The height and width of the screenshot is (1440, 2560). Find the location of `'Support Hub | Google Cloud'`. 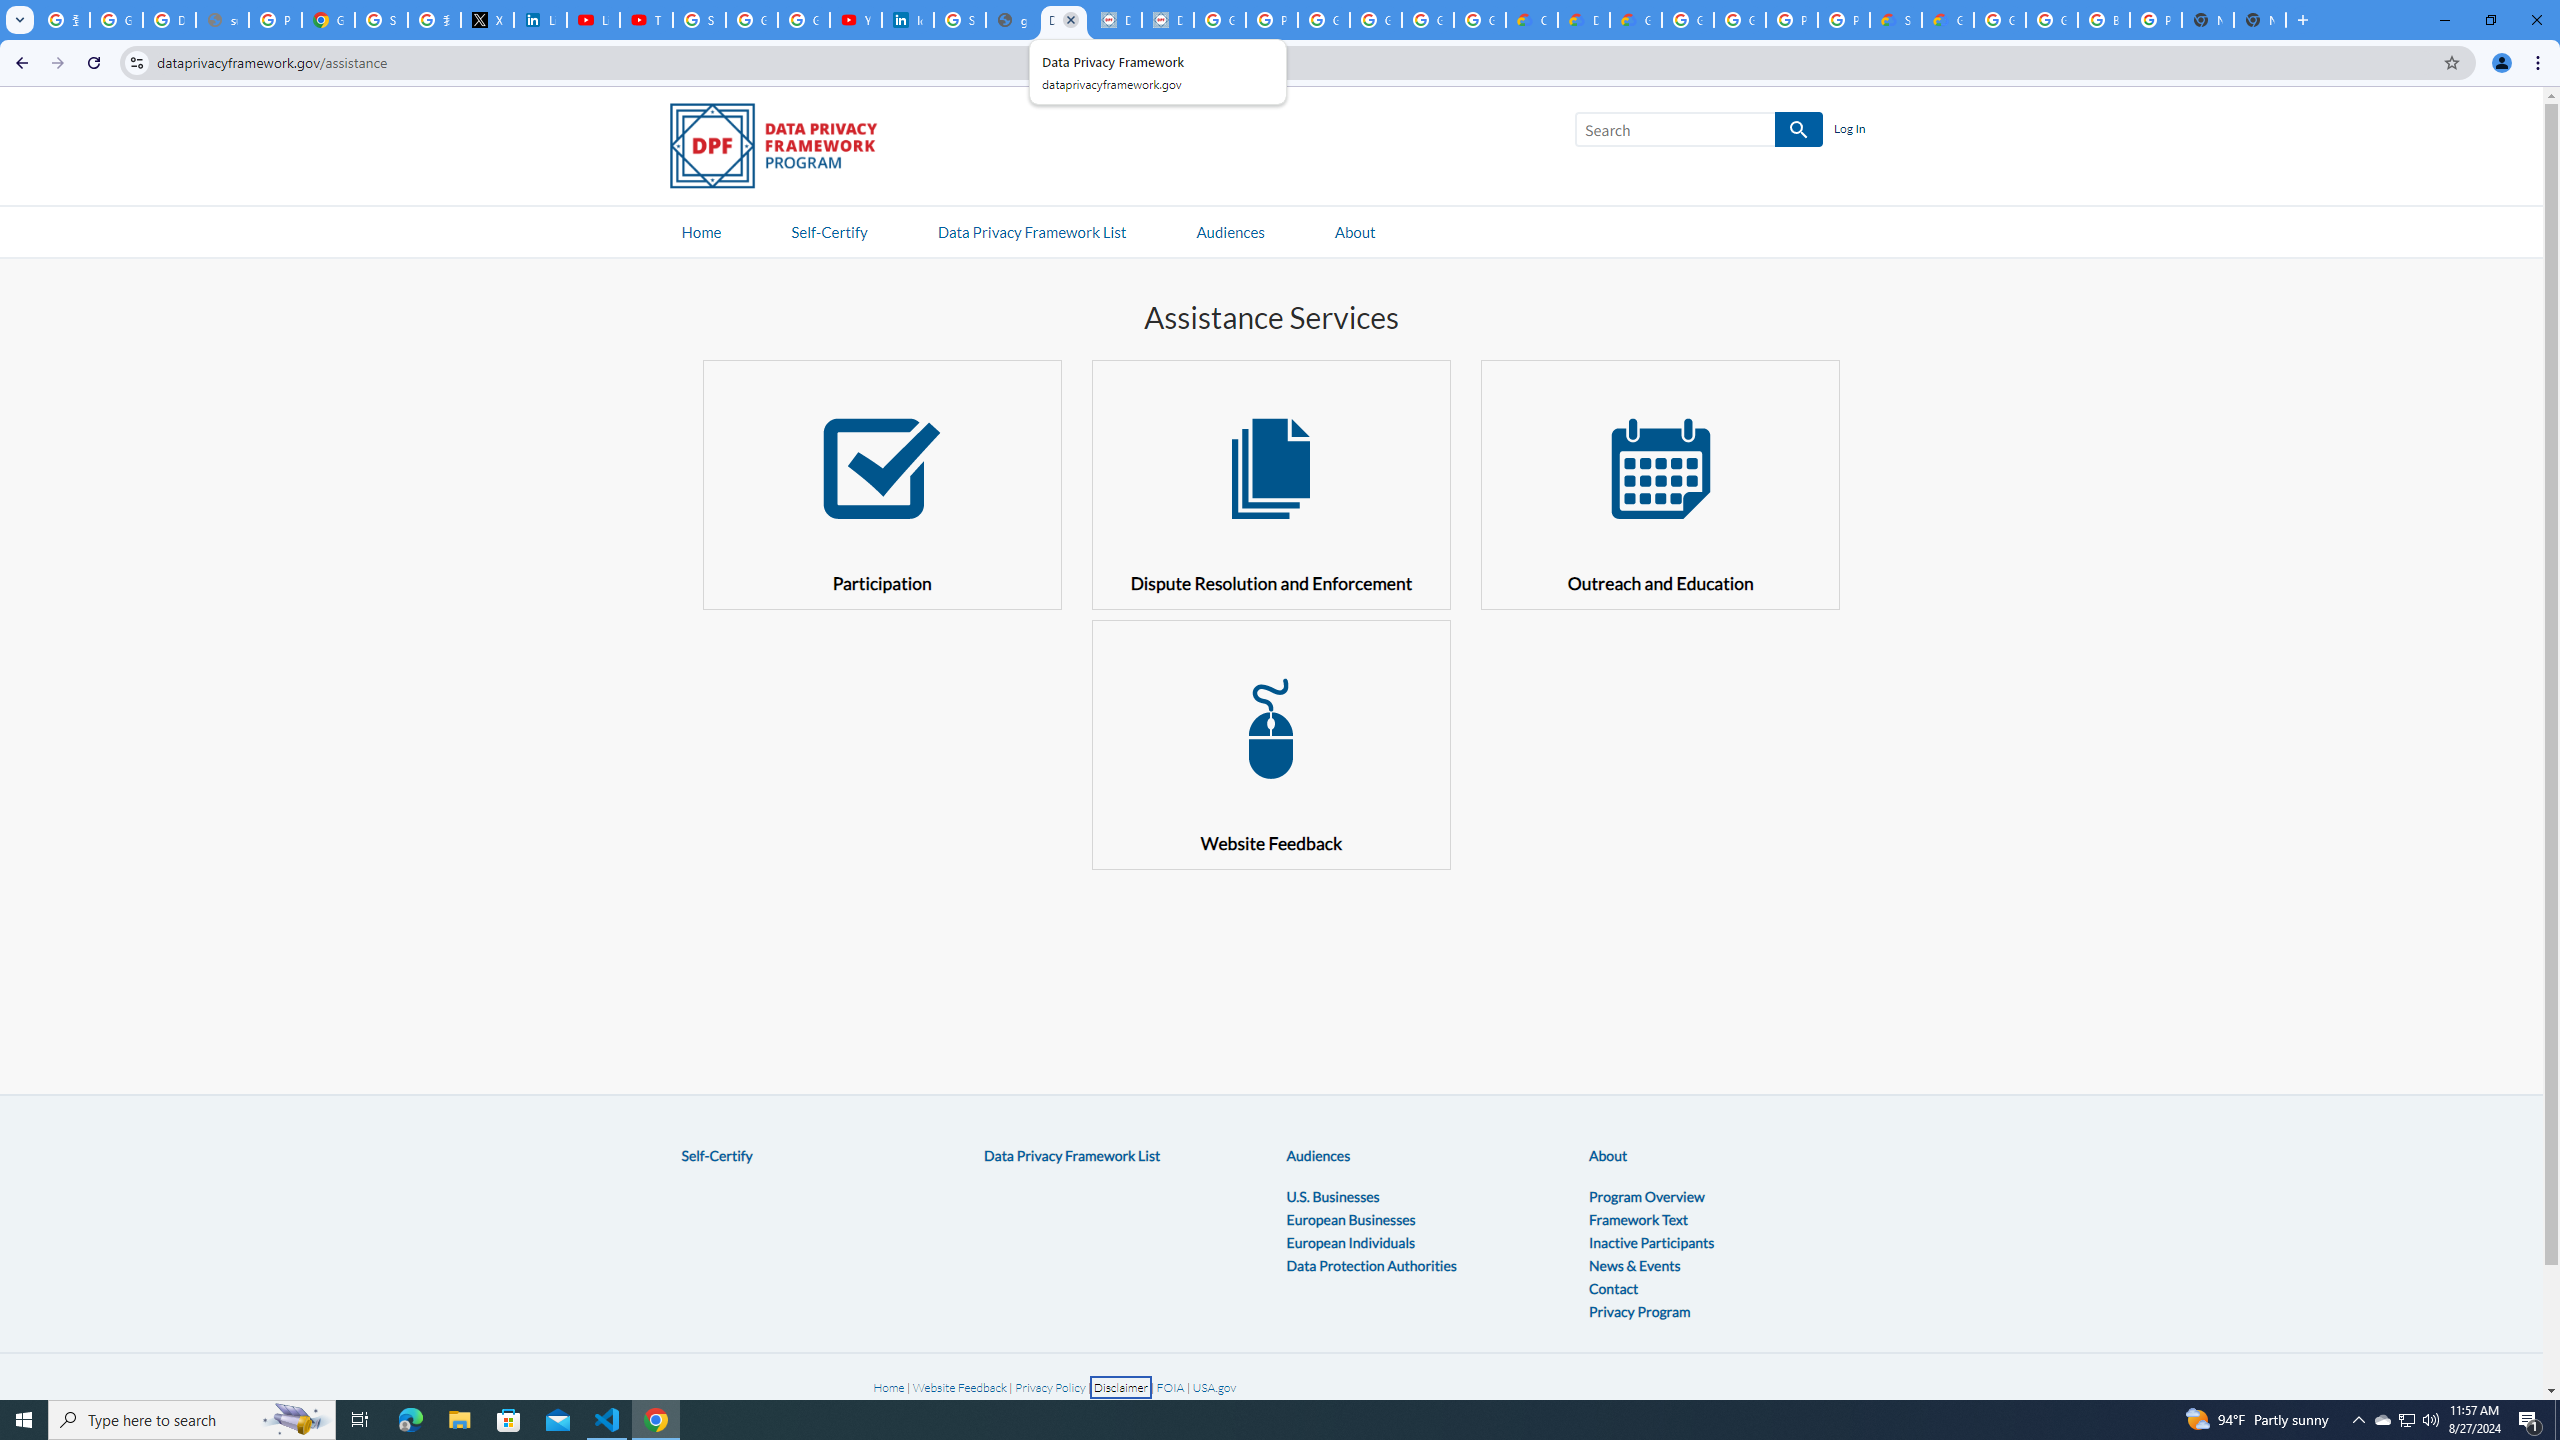

'Support Hub | Google Cloud' is located at coordinates (1895, 19).